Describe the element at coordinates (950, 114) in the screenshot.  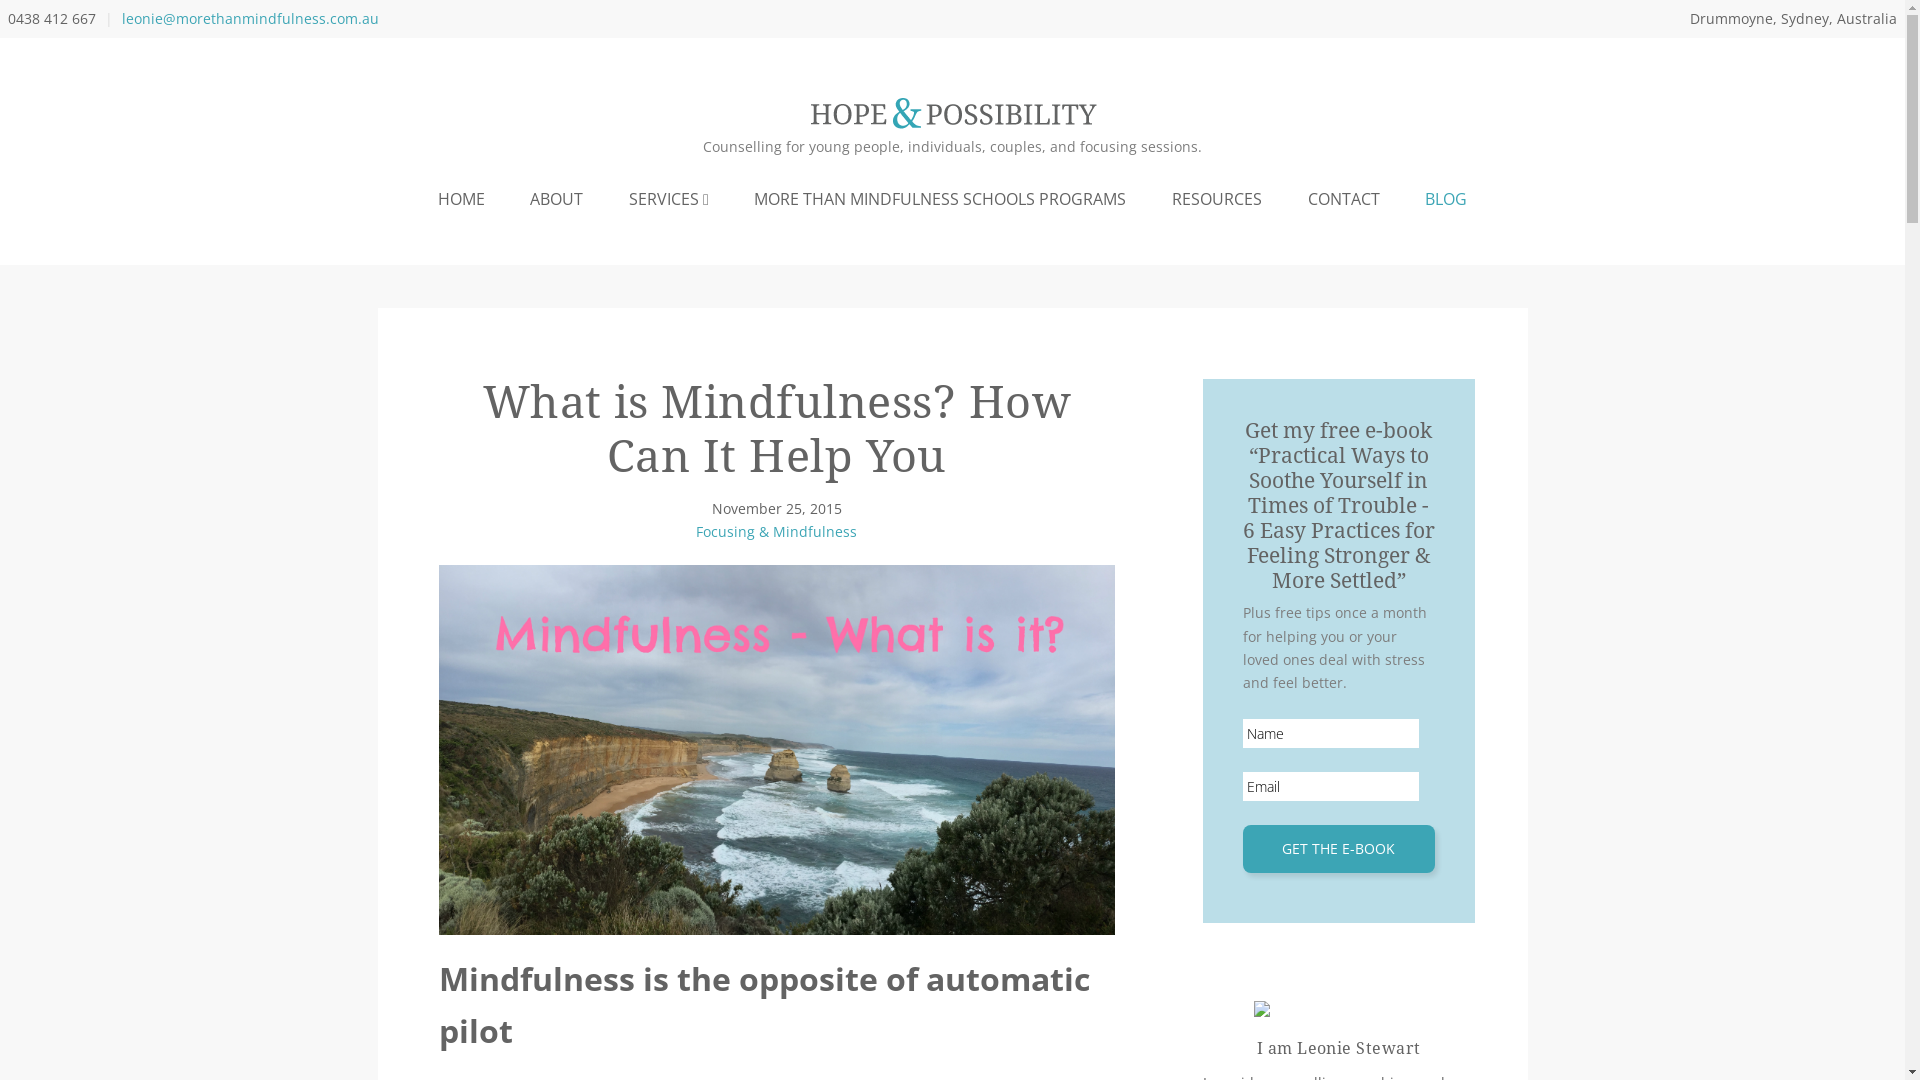
I see `'Hope and Possibility'` at that location.